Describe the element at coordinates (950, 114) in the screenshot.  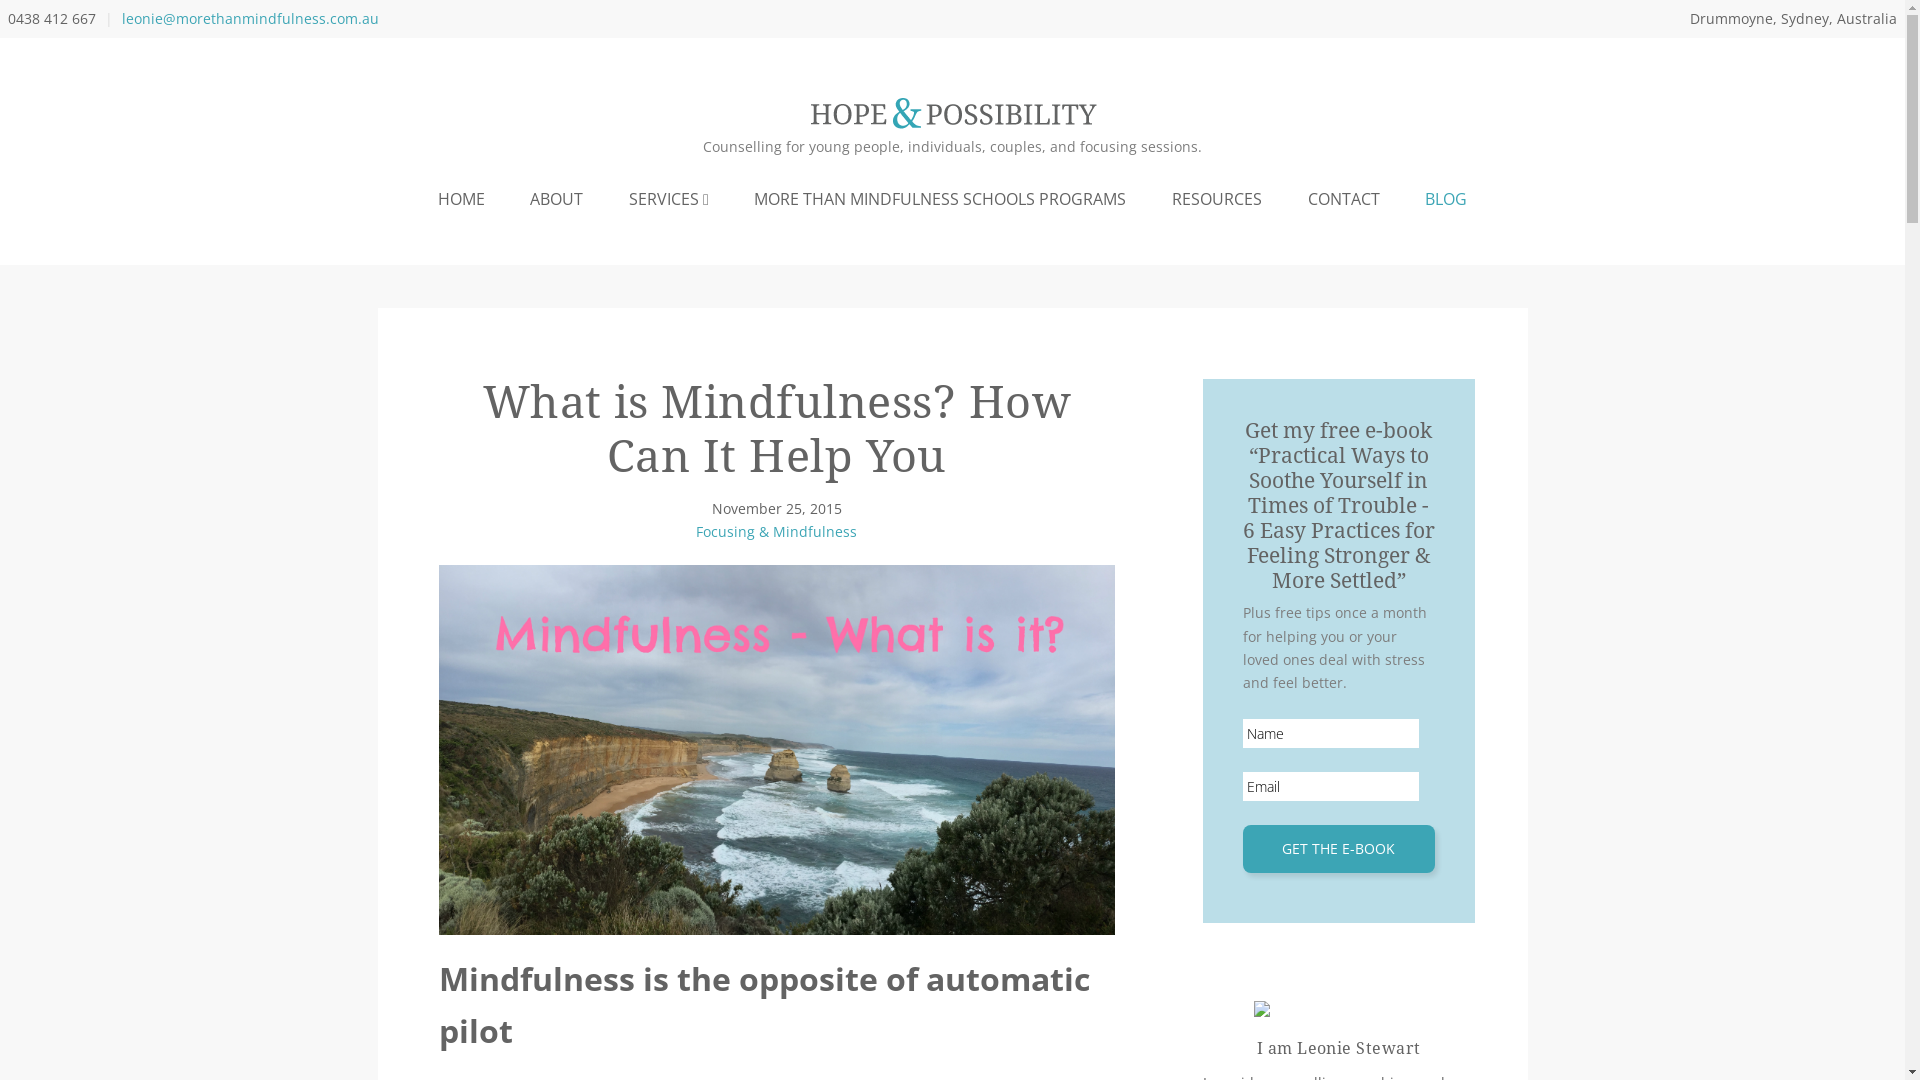
I see `'Hope and Possibility'` at that location.